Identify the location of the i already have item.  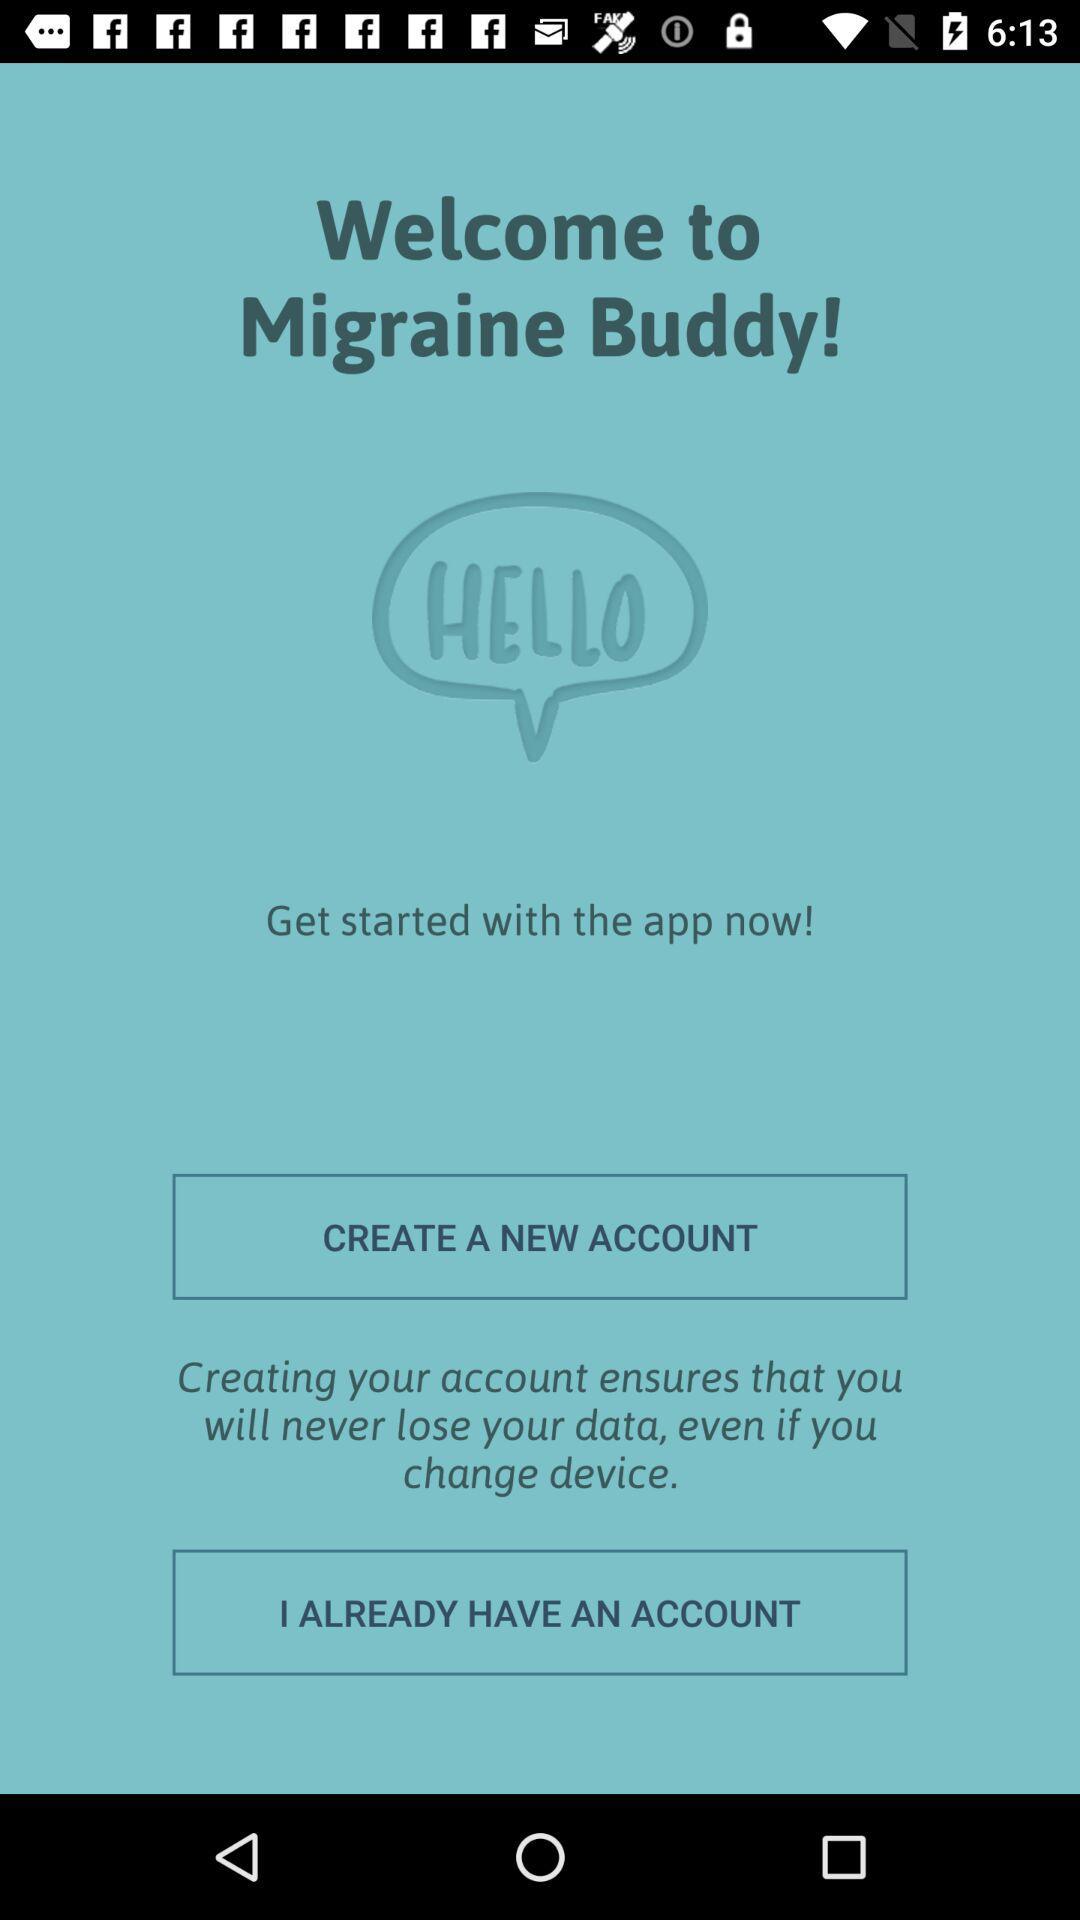
(540, 1612).